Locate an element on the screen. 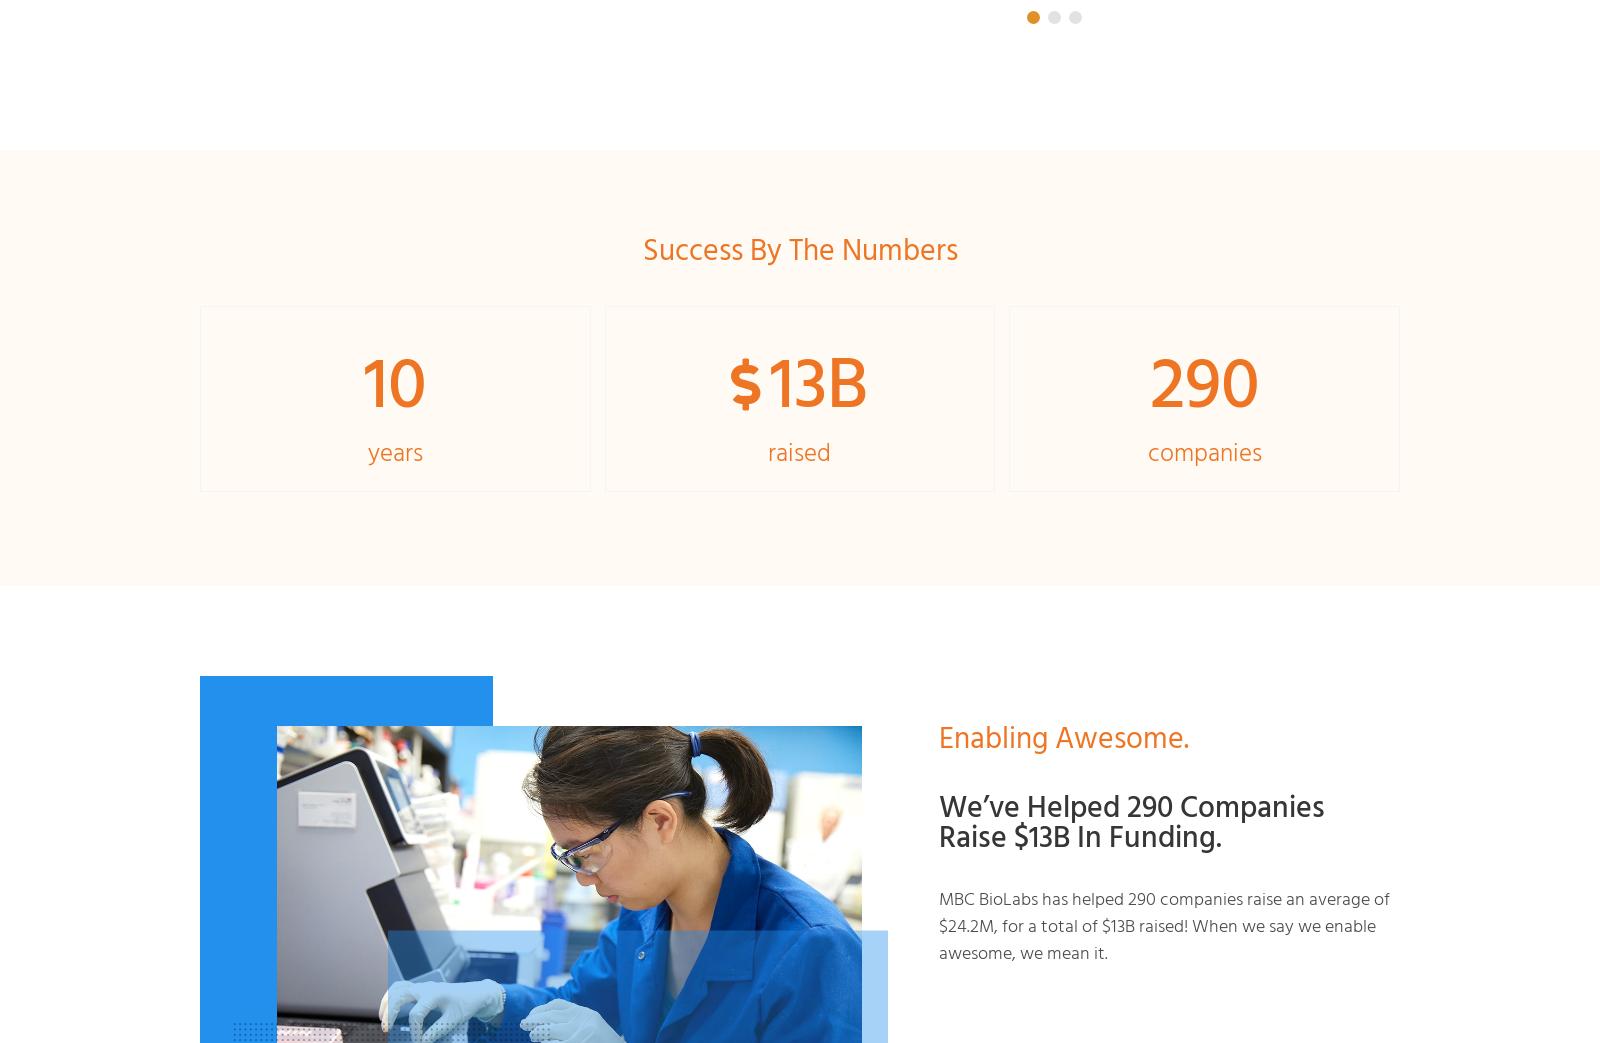  'B' is located at coordinates (846, 379).